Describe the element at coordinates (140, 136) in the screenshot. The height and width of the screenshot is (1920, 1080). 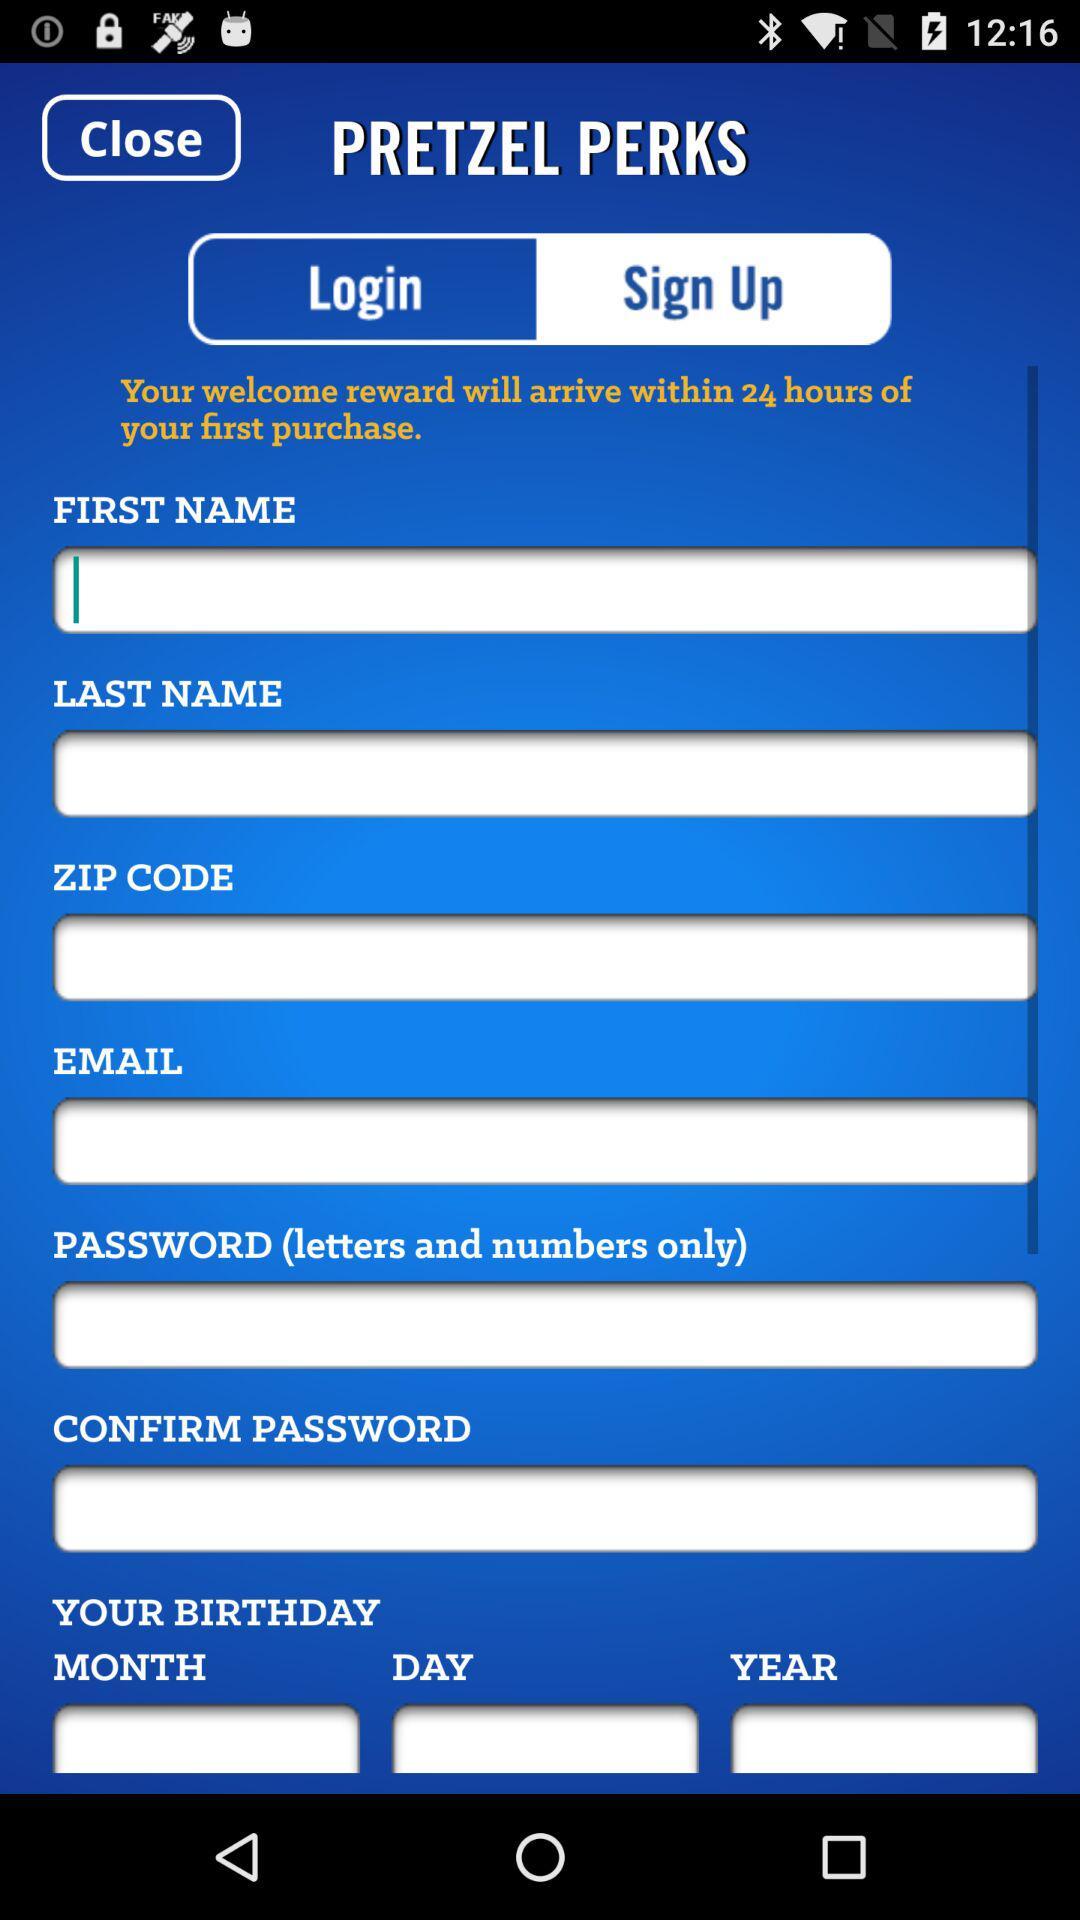
I see `item to the left of pretzel perks` at that location.